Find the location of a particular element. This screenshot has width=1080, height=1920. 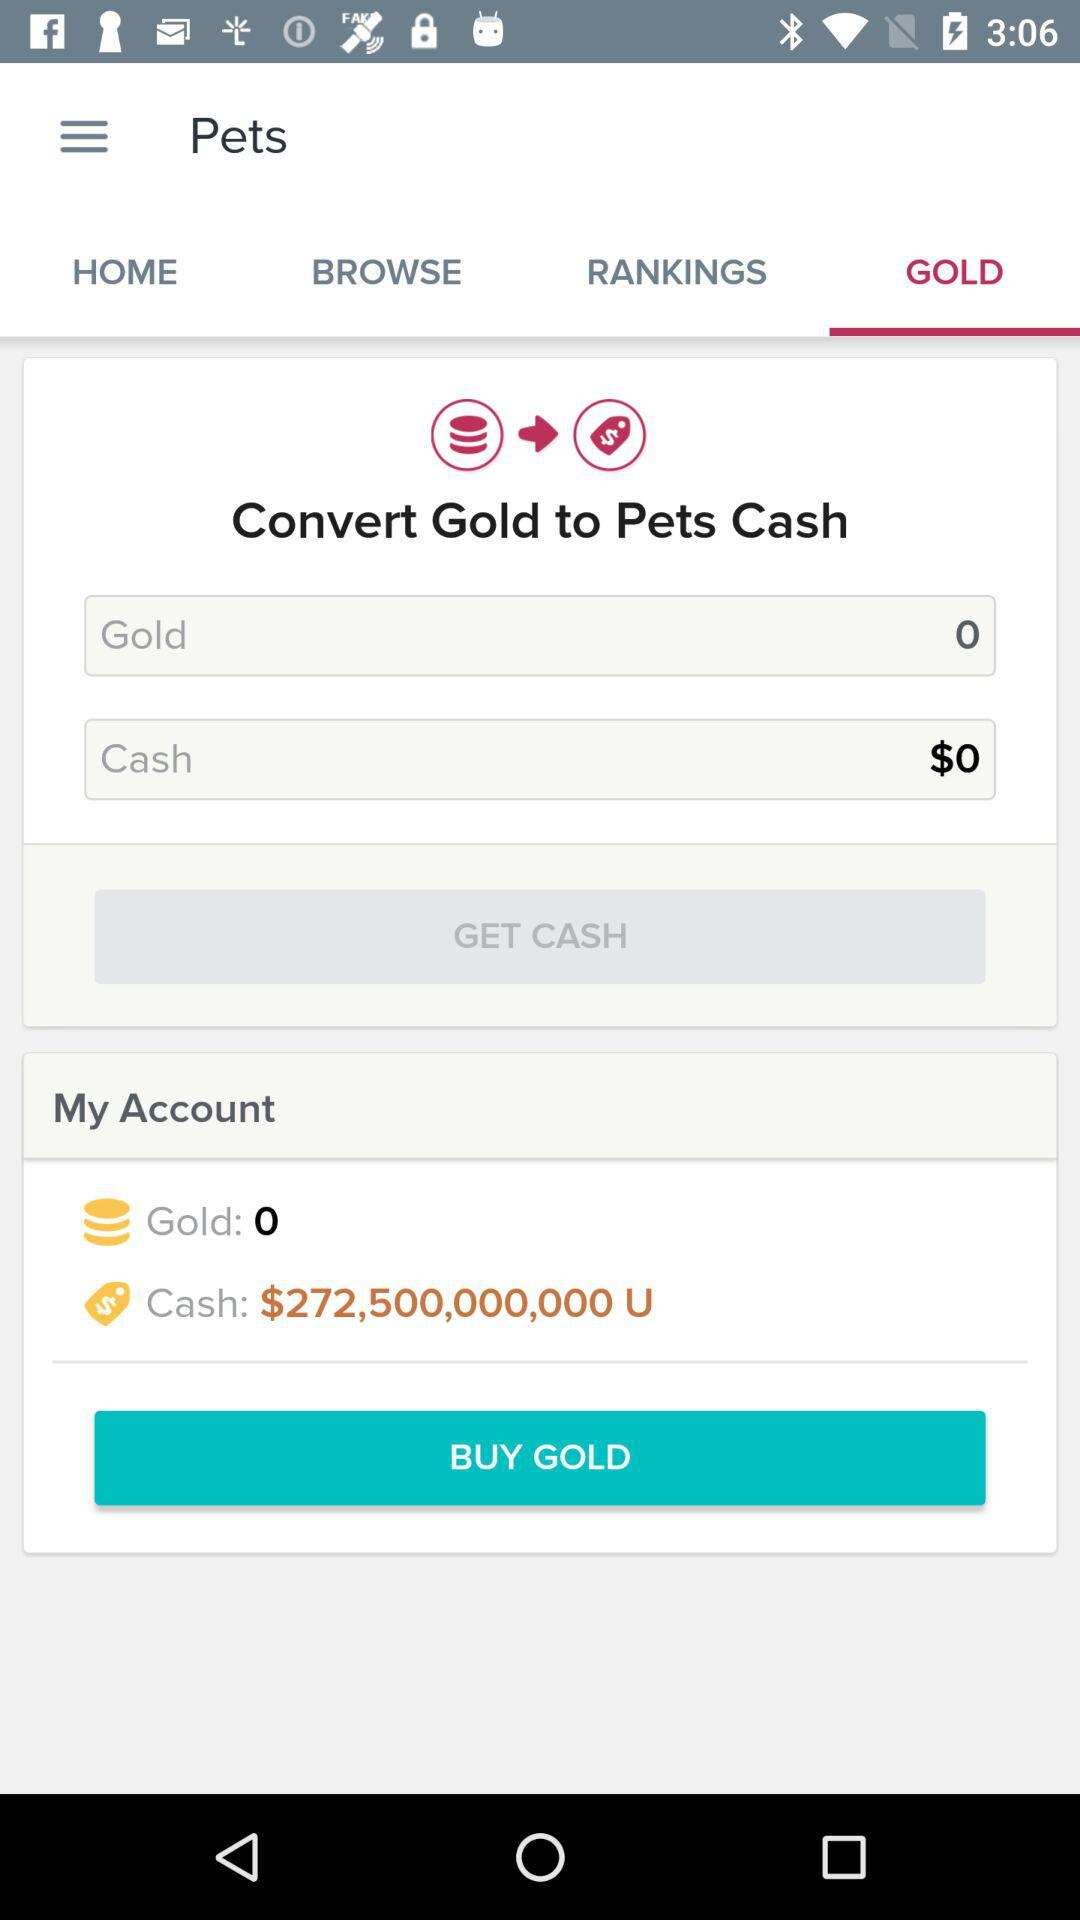

the get cash icon is located at coordinates (540, 935).